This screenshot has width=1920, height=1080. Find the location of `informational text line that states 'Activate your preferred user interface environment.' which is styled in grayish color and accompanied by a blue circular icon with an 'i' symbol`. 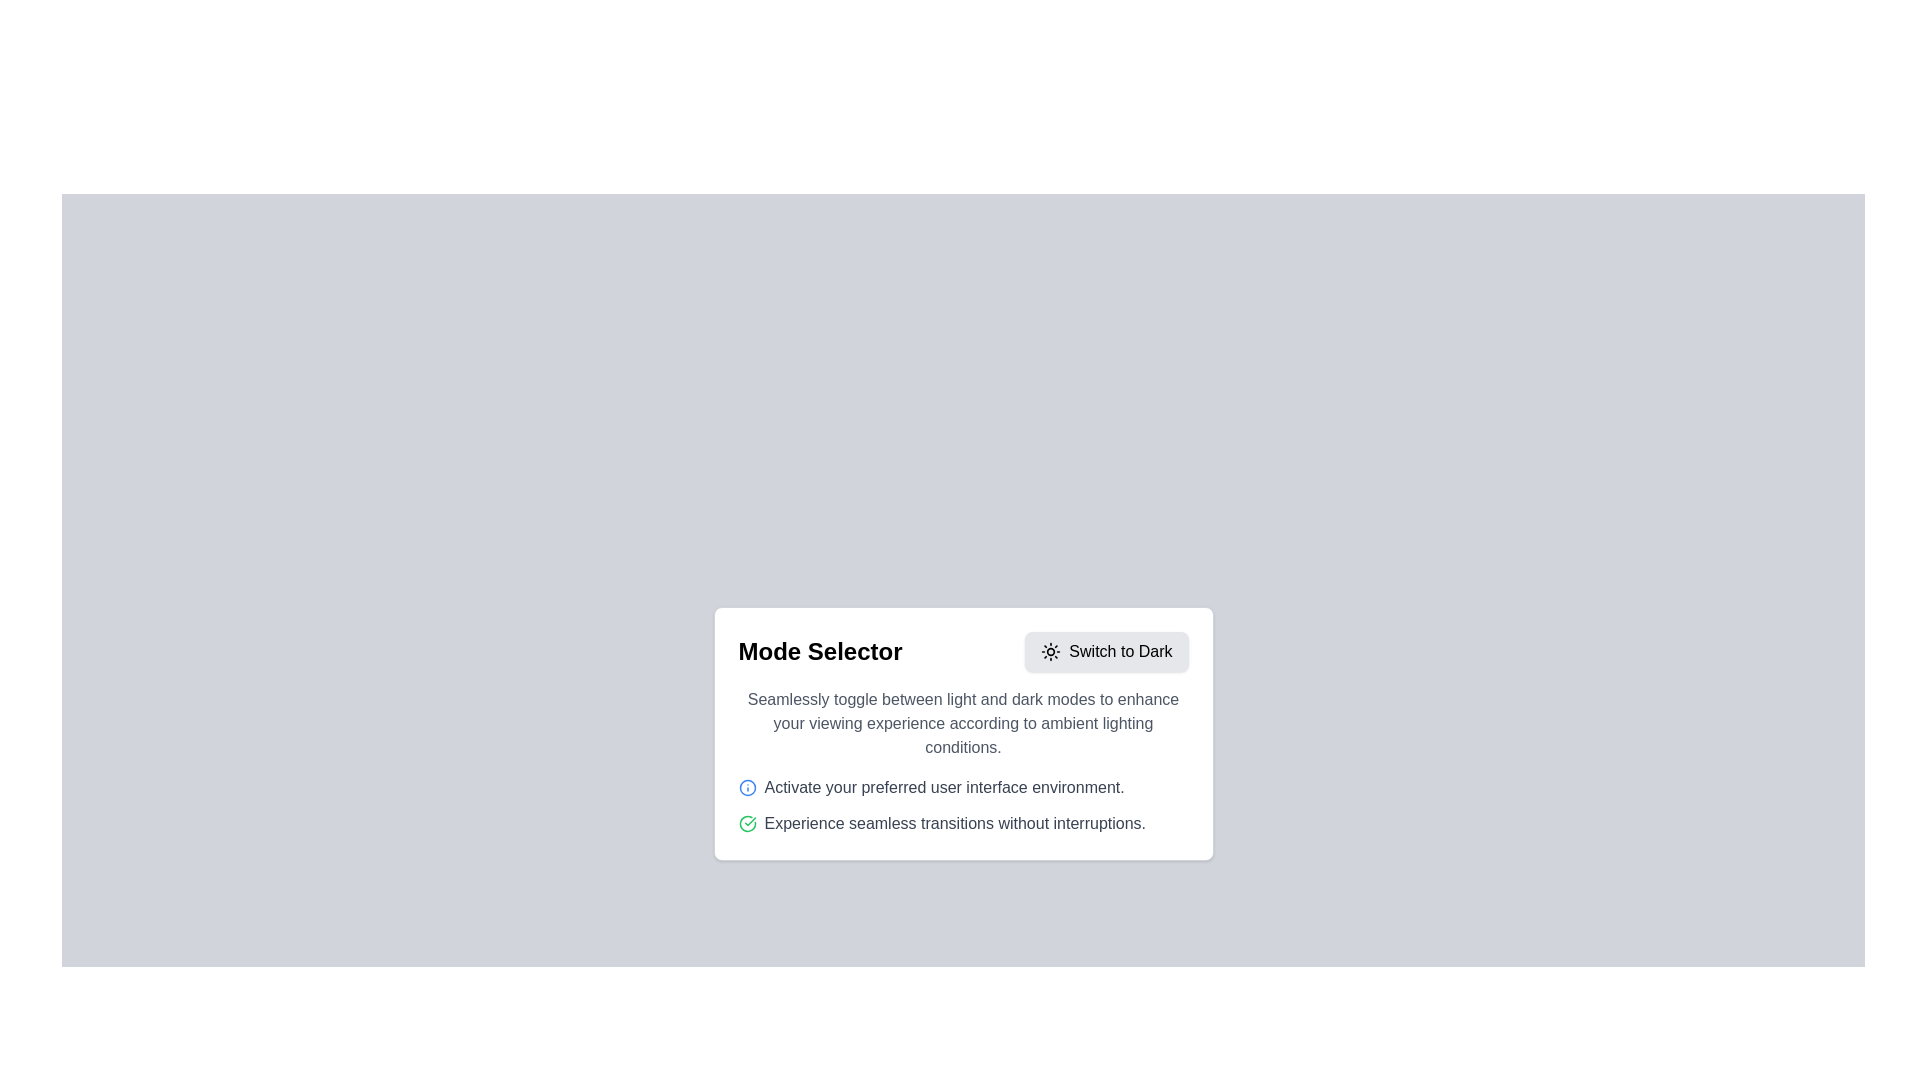

informational text line that states 'Activate your preferred user interface environment.' which is styled in grayish color and accompanied by a blue circular icon with an 'i' symbol is located at coordinates (963, 786).